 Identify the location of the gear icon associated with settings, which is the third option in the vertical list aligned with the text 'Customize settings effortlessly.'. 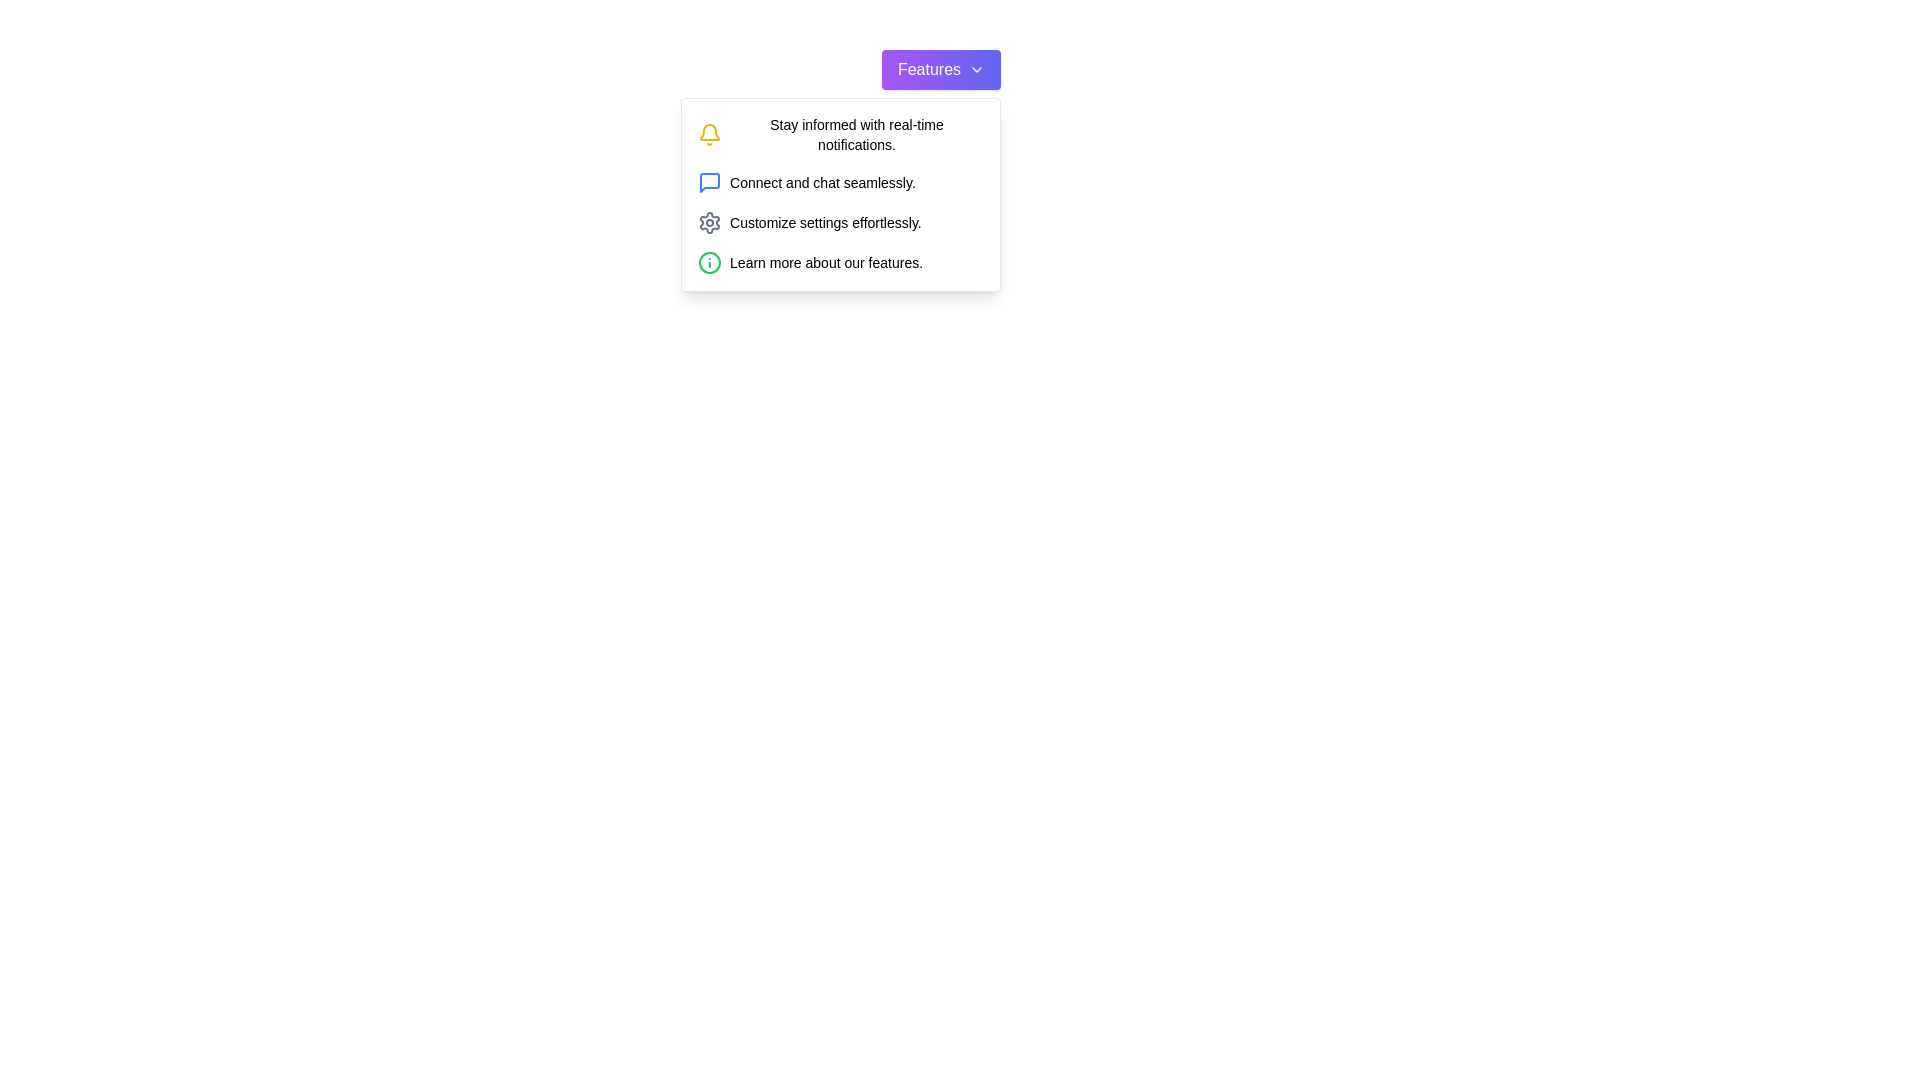
(710, 223).